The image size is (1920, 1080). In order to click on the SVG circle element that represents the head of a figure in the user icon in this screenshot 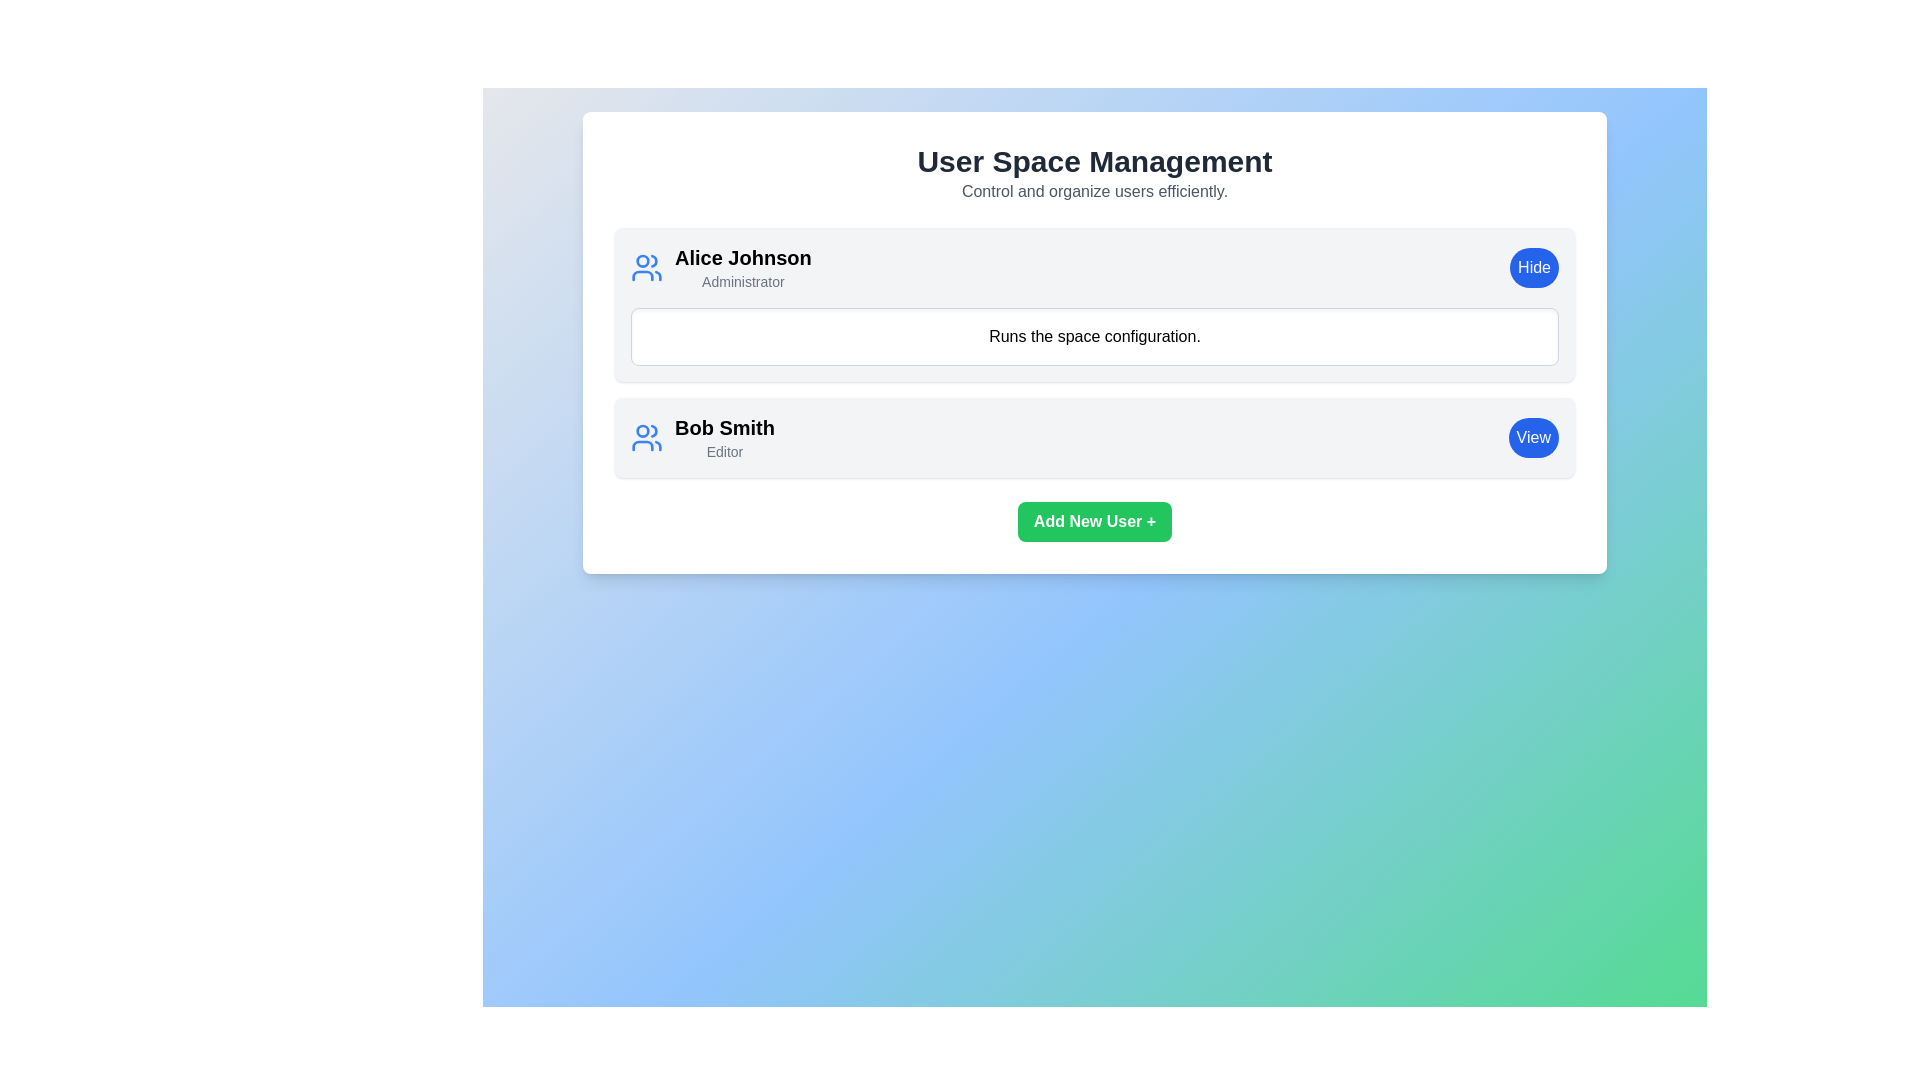, I will do `click(643, 430)`.